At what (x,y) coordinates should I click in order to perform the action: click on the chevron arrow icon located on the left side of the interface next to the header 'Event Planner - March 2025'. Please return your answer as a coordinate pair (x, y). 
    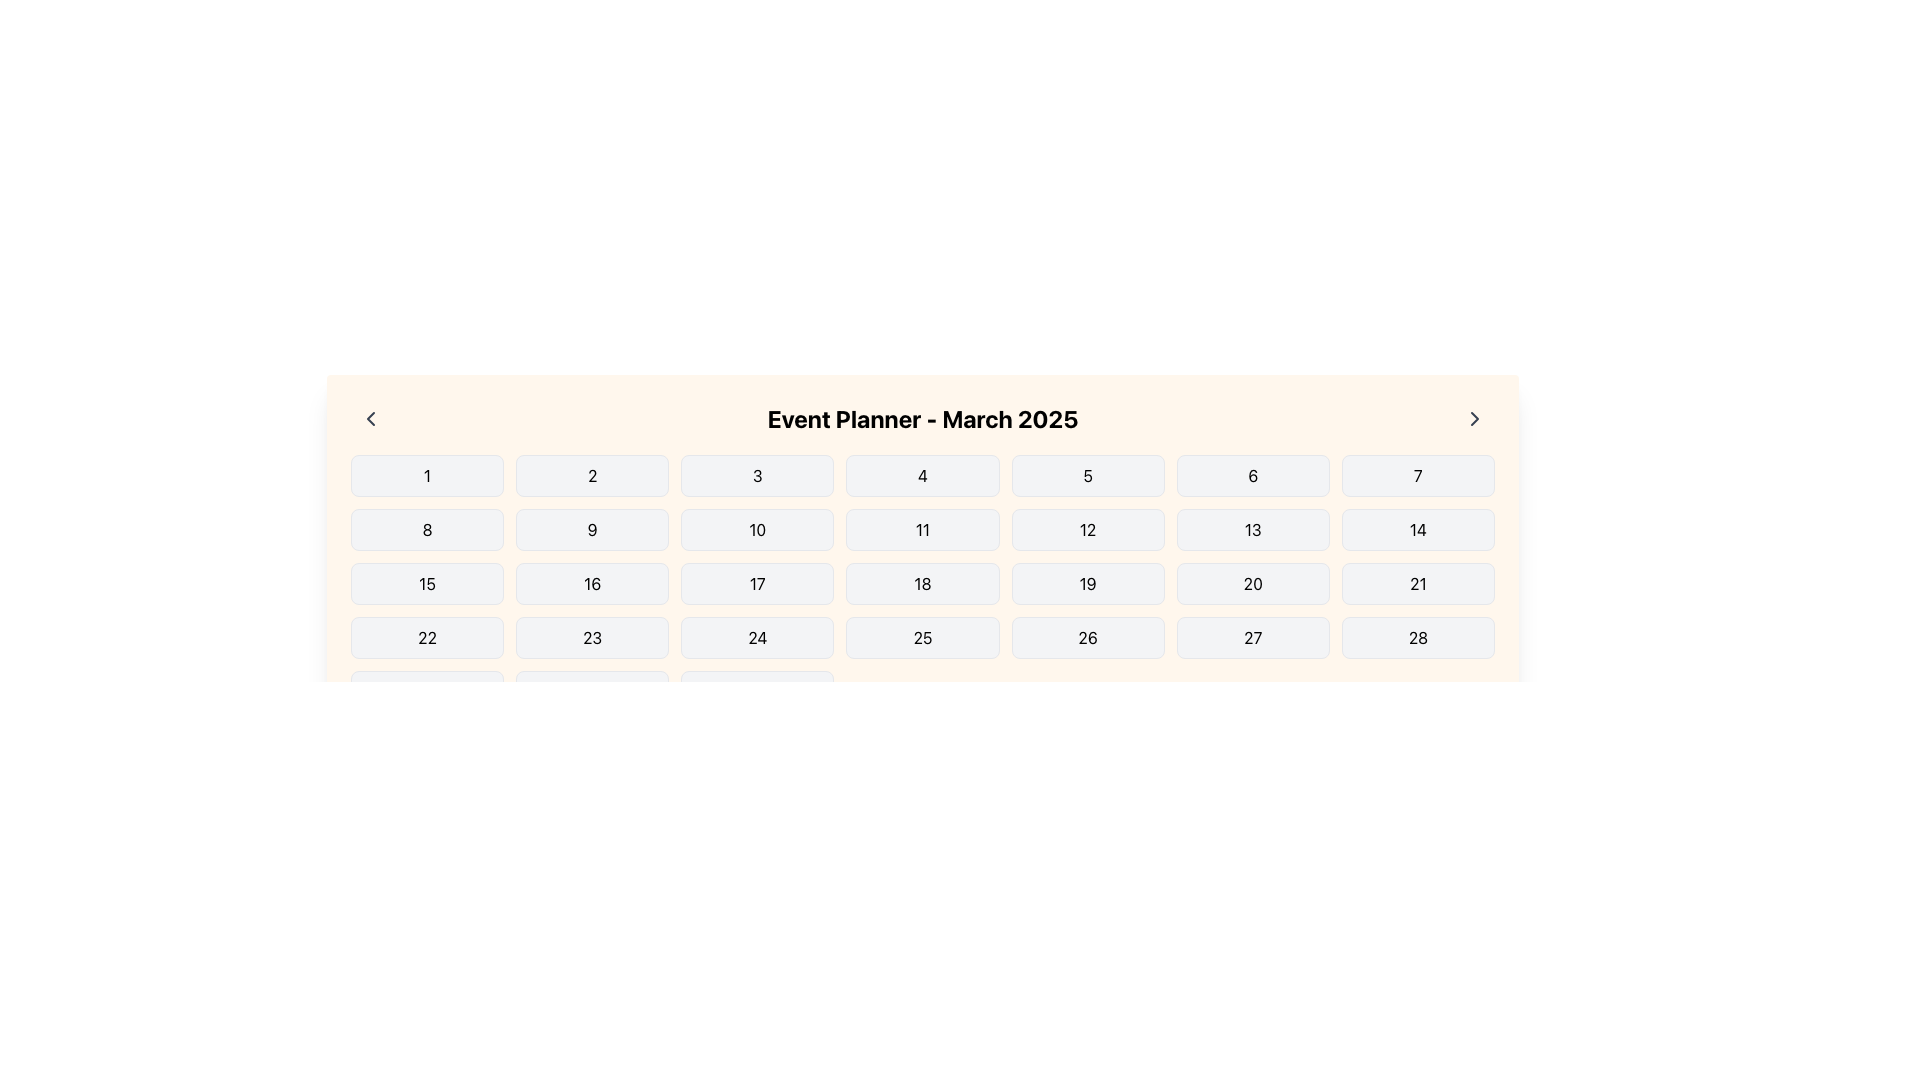
    Looking at the image, I should click on (370, 418).